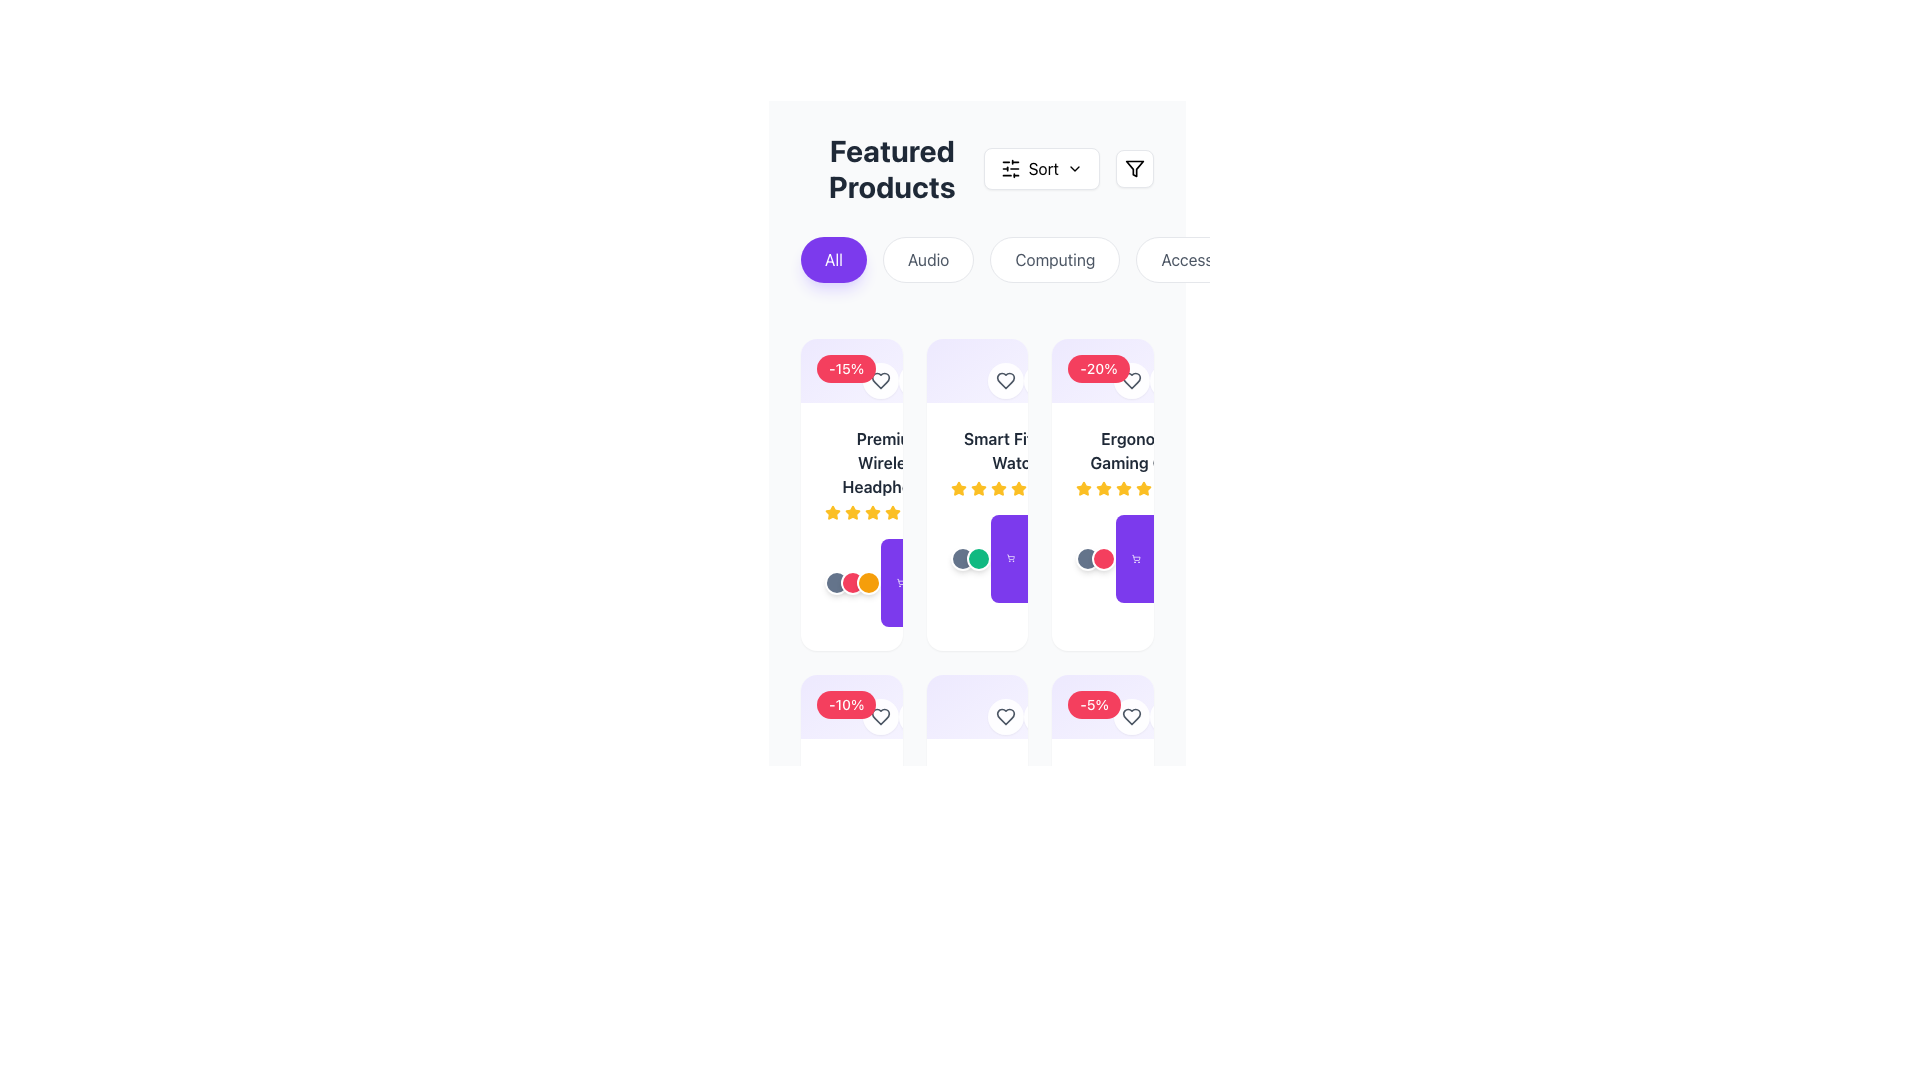  Describe the element at coordinates (1203, 258) in the screenshot. I see `the filter button that shows only accessories, located to the right of the 'Computing' button and to the left of the 'Gaming' button` at that location.